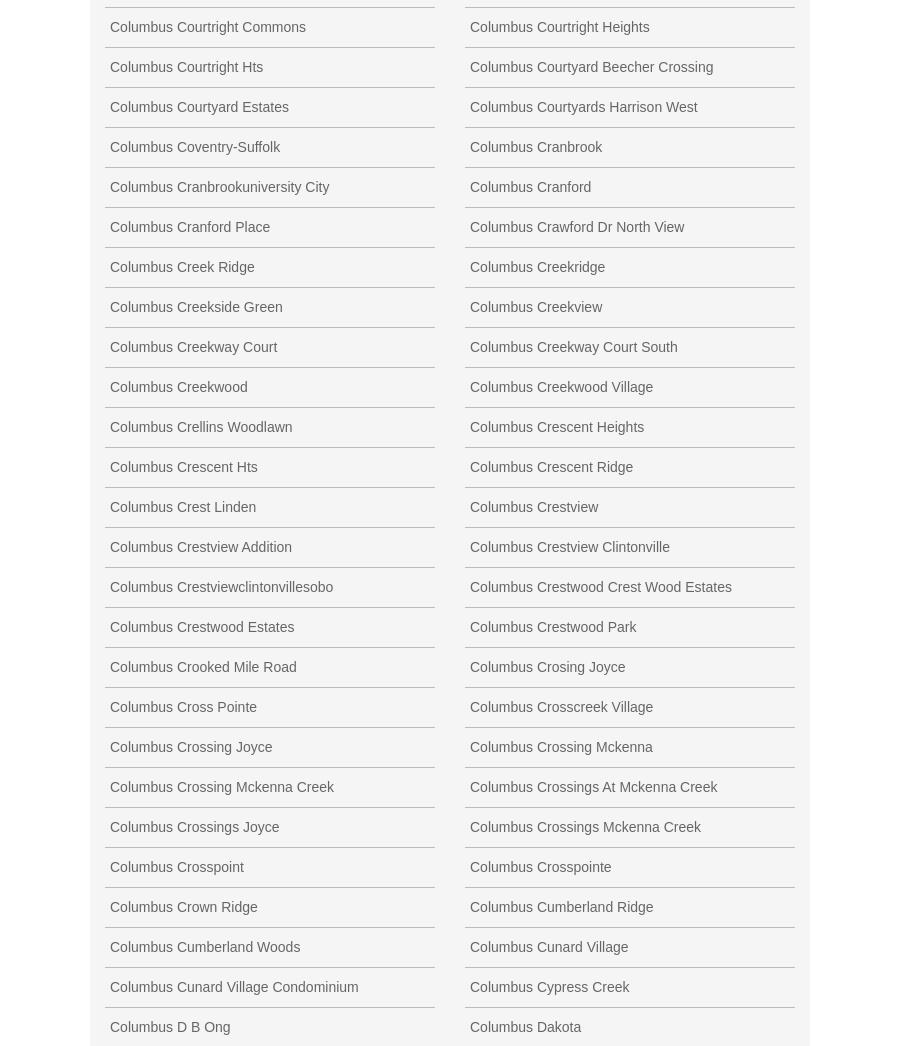 The width and height of the screenshot is (900, 1046). What do you see at coordinates (558, 25) in the screenshot?
I see `'Columbus Courtright Heights'` at bounding box center [558, 25].